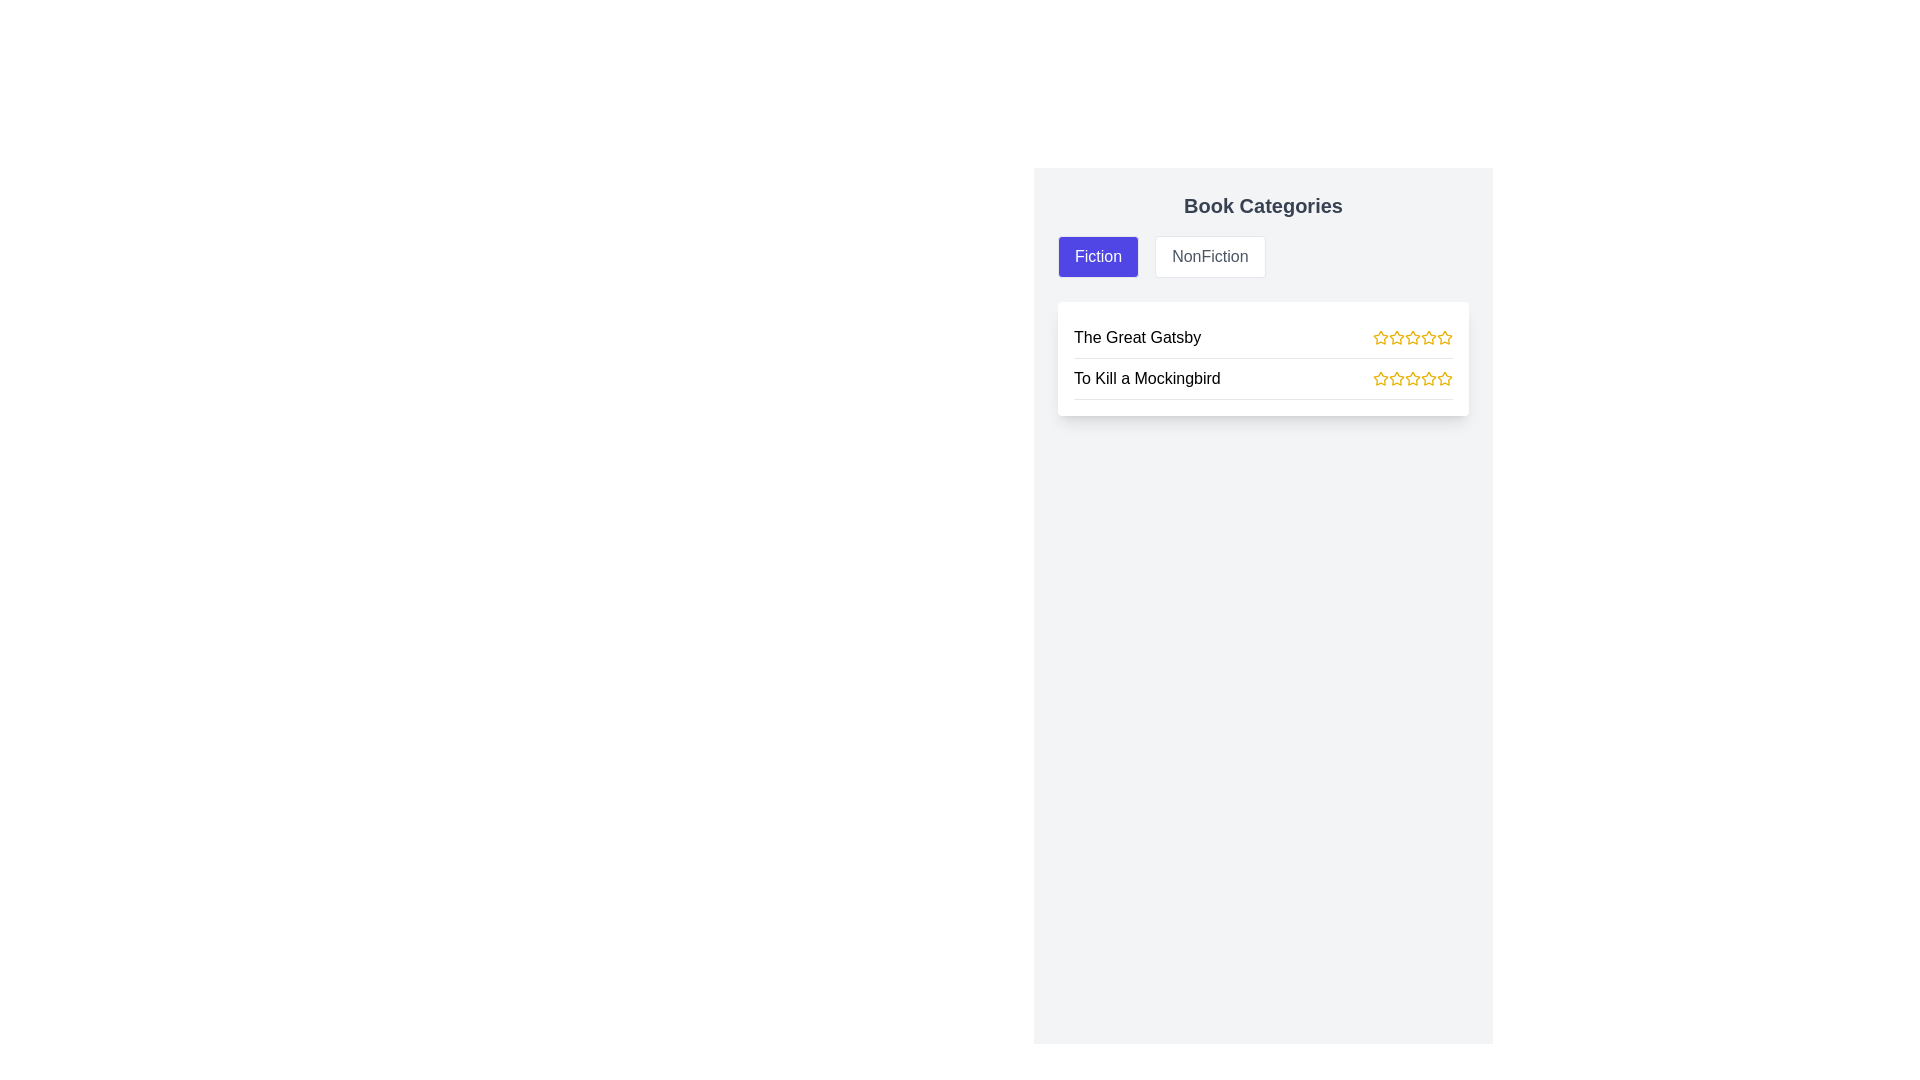  Describe the element at coordinates (1428, 337) in the screenshot. I see `the fifth yellow star icon used for rating in 'The Great Gatsby' row within the 'Fiction' tab` at that location.